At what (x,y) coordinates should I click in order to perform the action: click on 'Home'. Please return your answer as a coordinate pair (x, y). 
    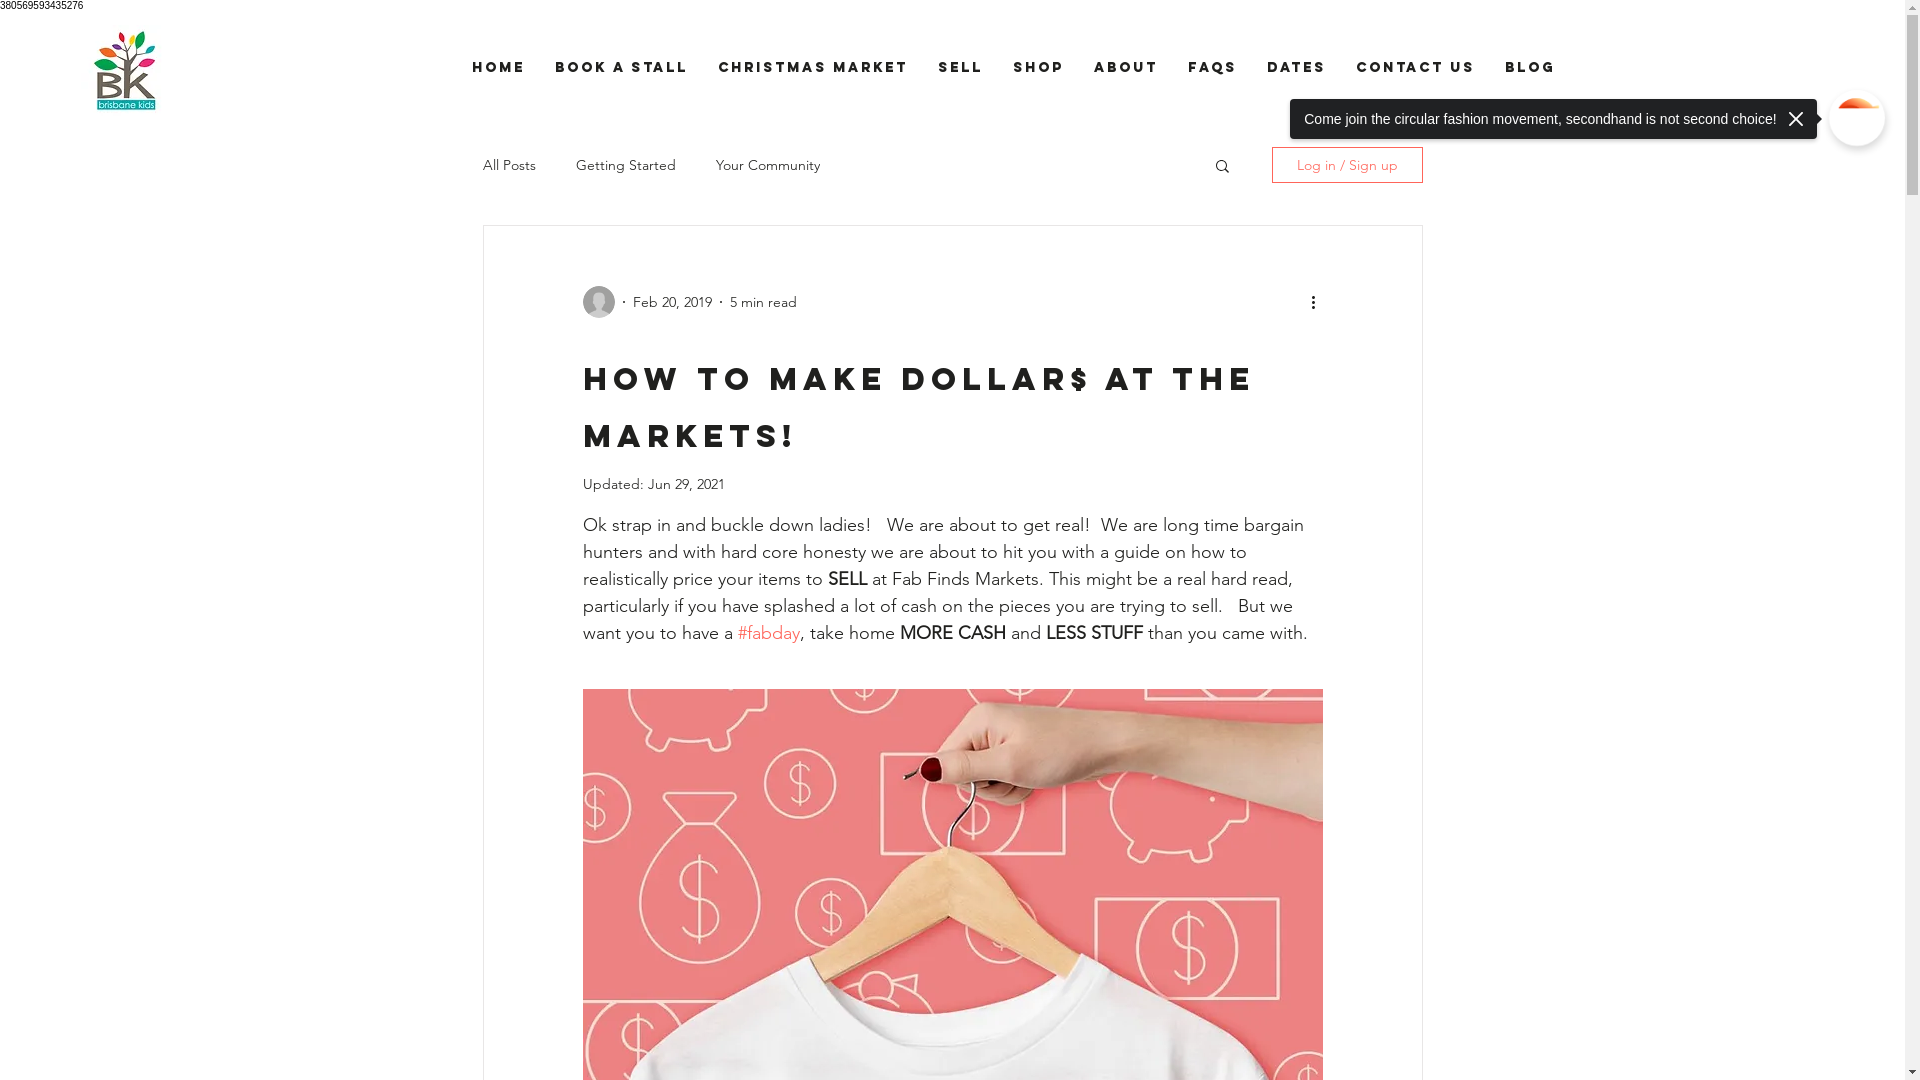
    Looking at the image, I should click on (497, 67).